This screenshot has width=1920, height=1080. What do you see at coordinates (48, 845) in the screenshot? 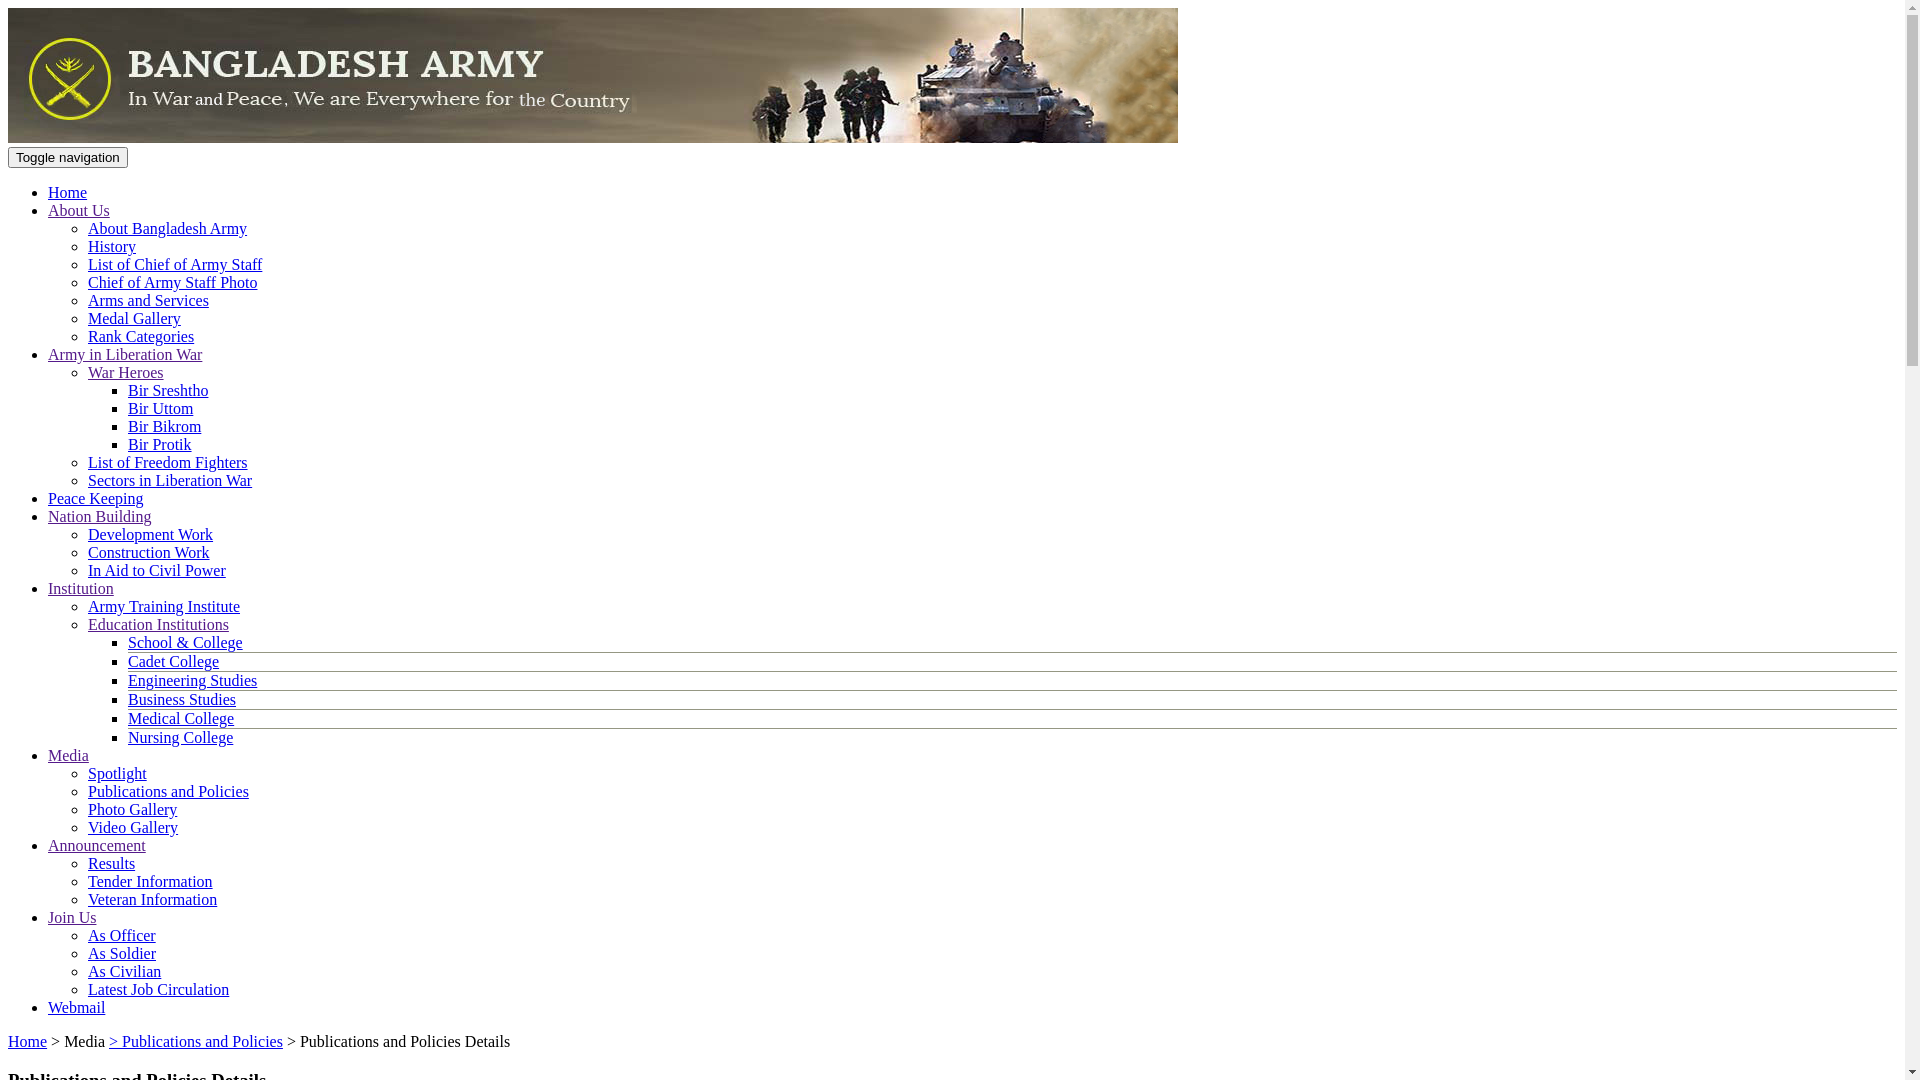
I see `'Announcement'` at bounding box center [48, 845].